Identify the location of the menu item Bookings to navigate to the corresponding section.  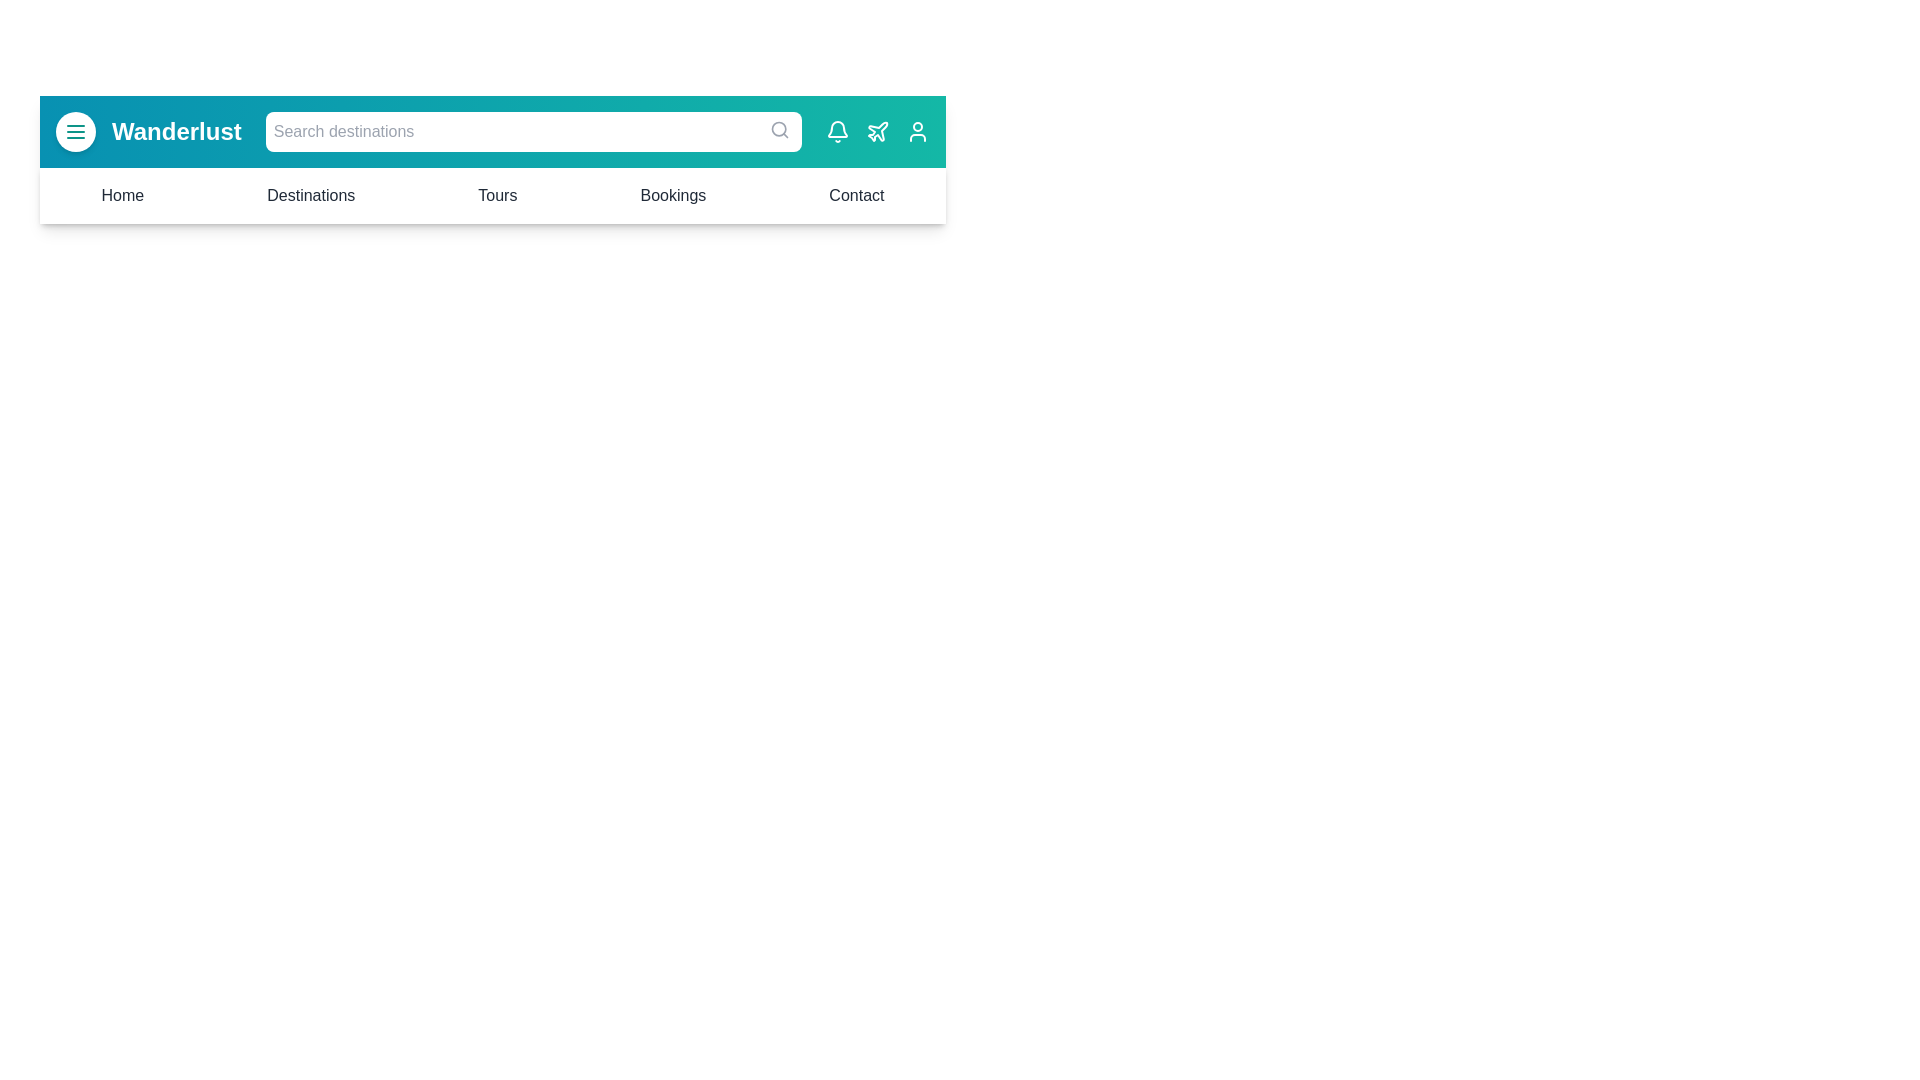
(673, 196).